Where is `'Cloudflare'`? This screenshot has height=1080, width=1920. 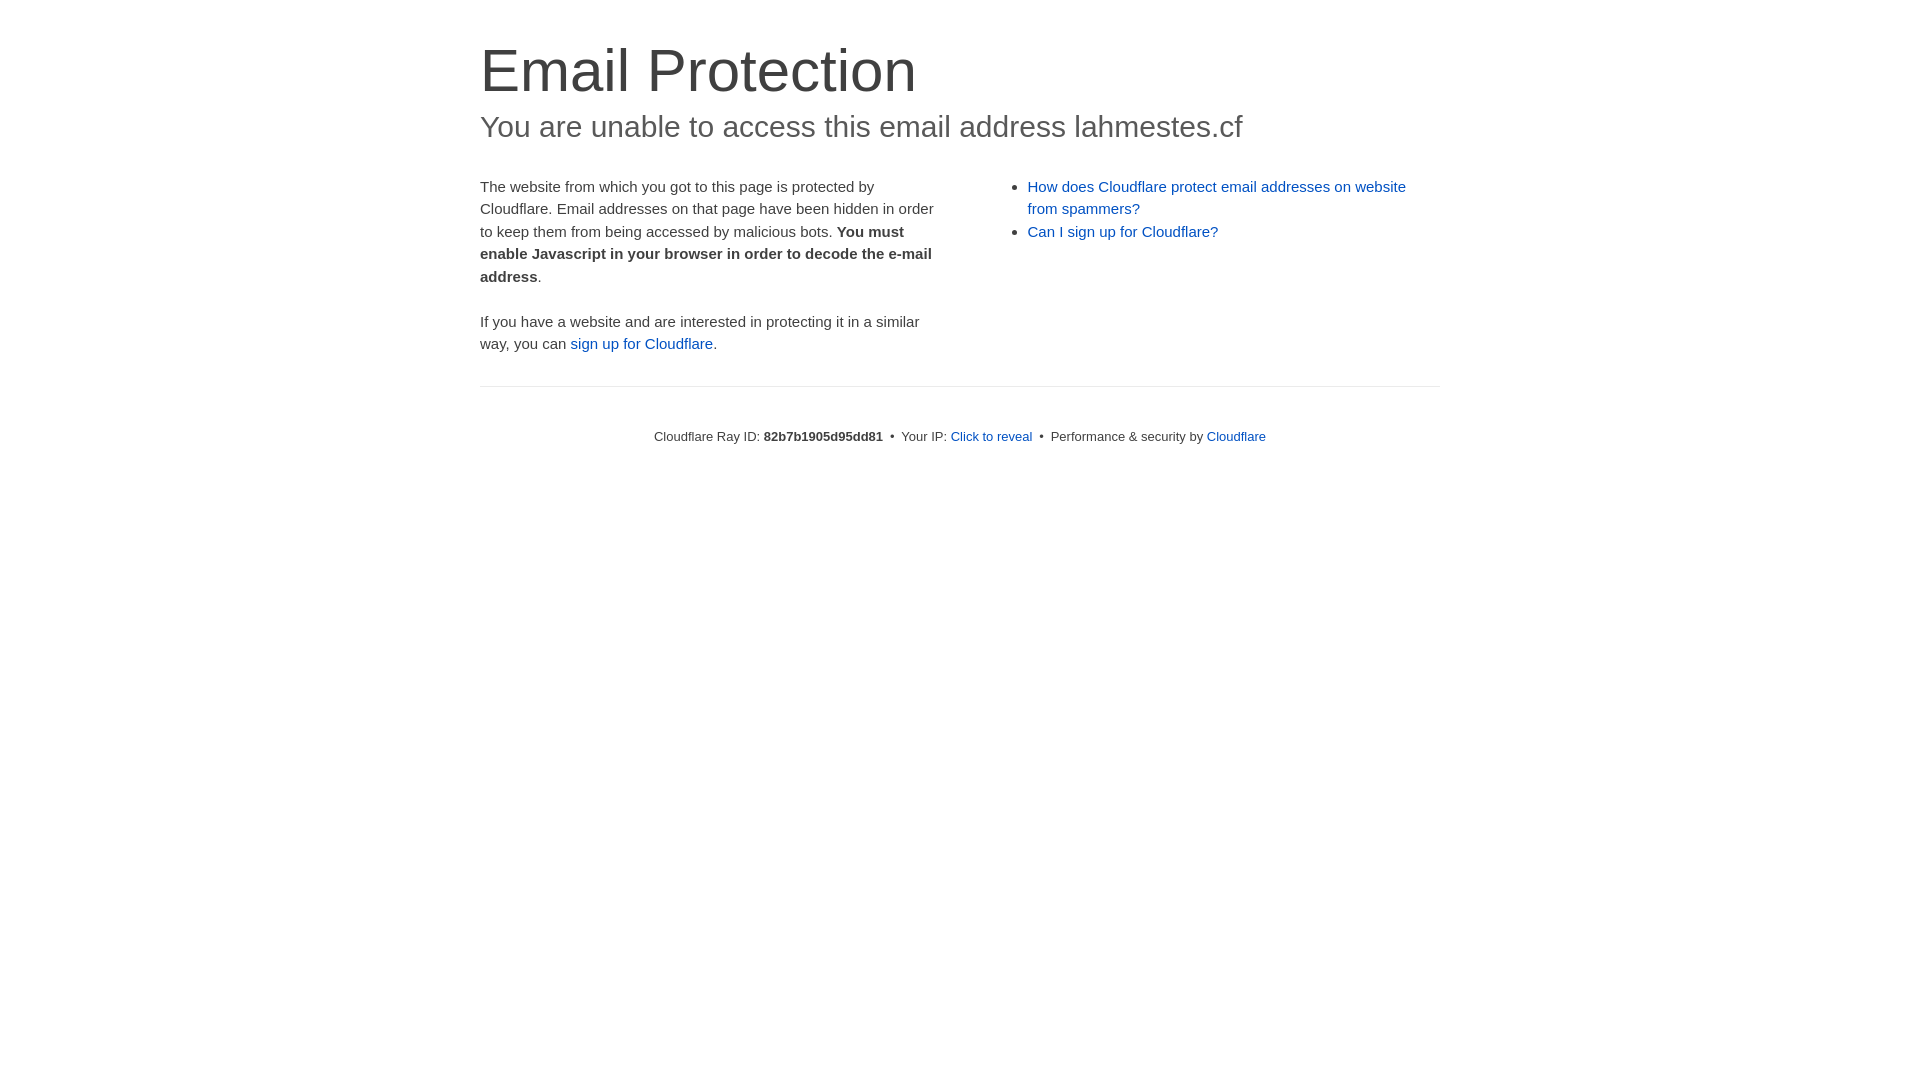 'Cloudflare' is located at coordinates (1235, 435).